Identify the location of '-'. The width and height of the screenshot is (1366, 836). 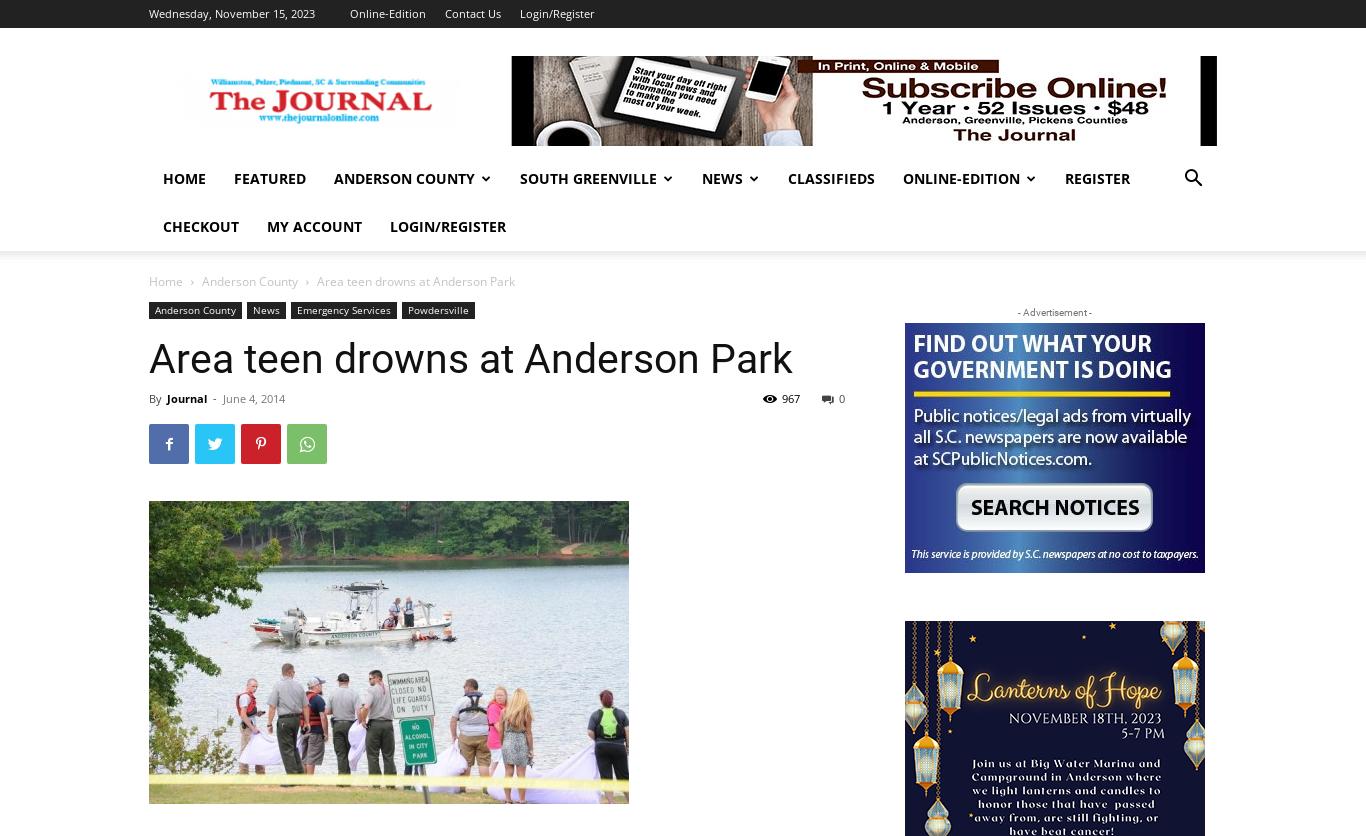
(212, 397).